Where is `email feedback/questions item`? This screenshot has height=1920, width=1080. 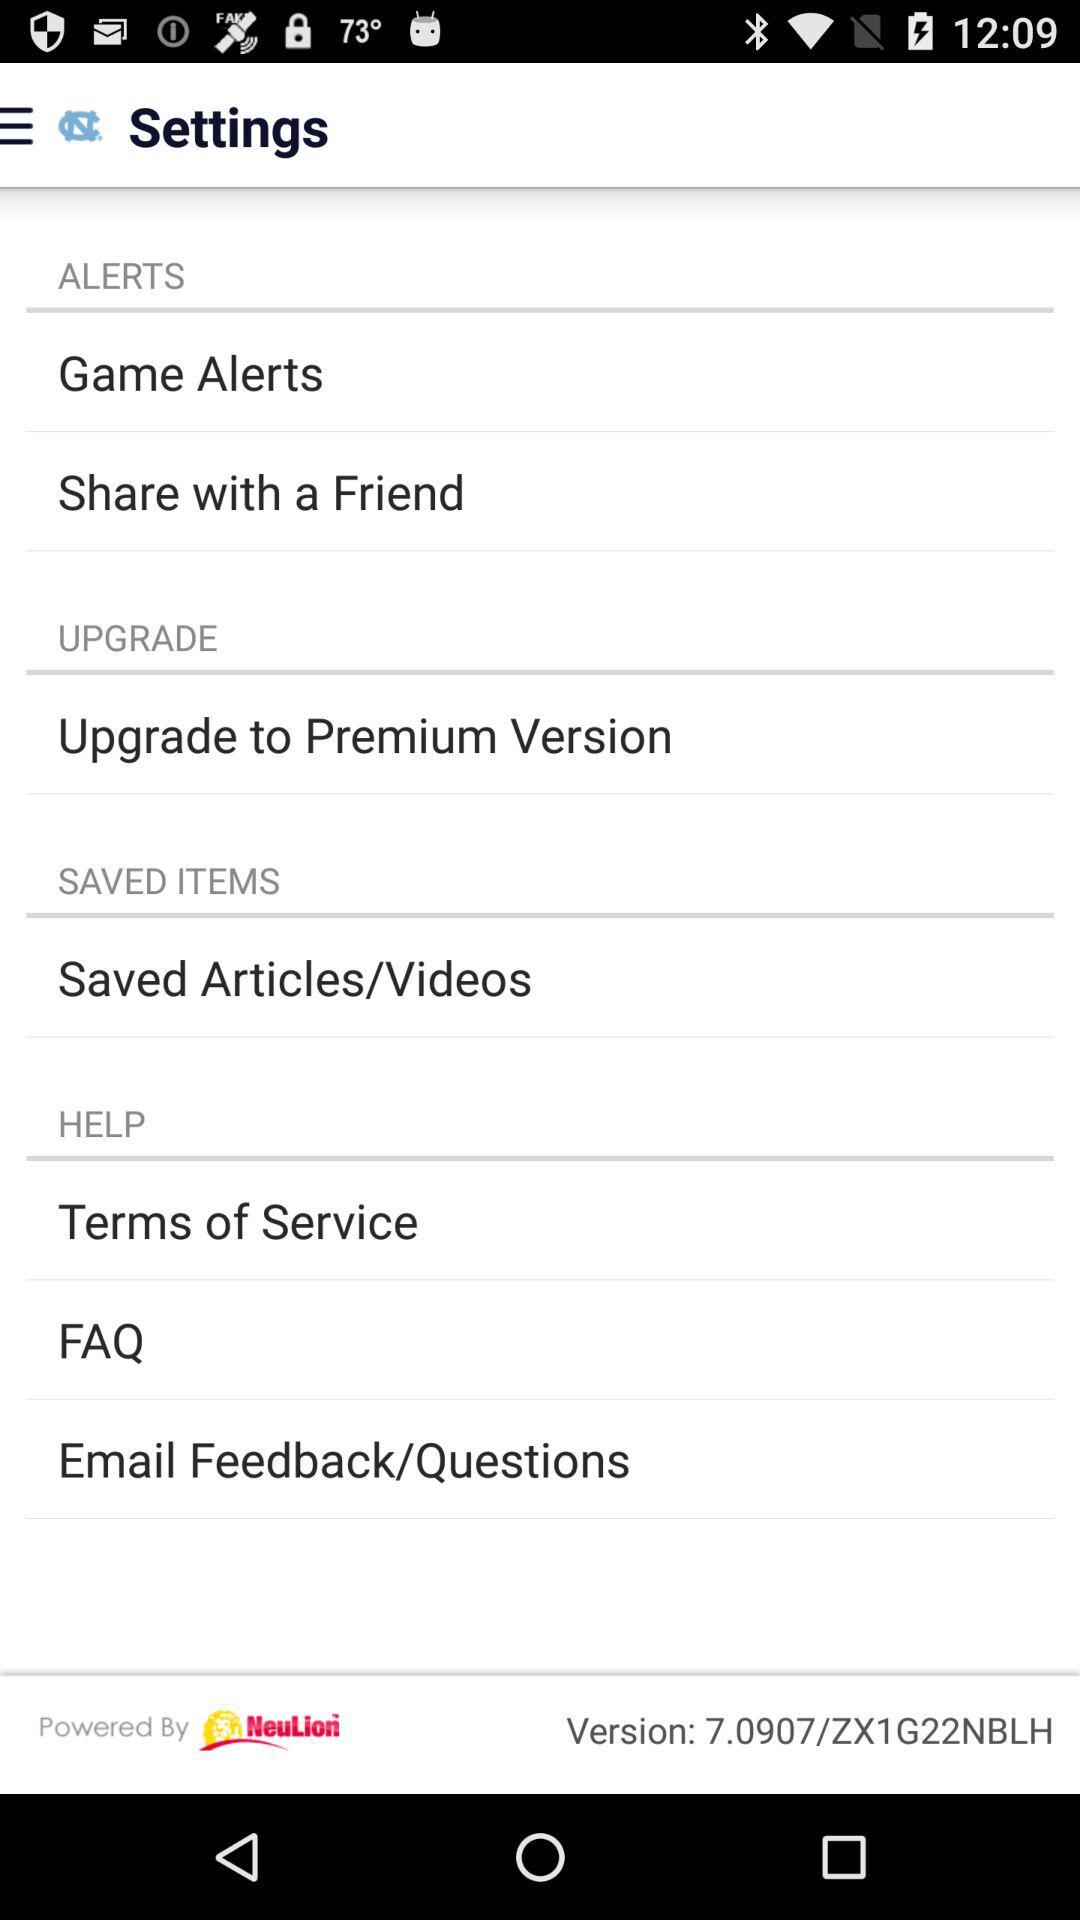
email feedback/questions item is located at coordinates (540, 1458).